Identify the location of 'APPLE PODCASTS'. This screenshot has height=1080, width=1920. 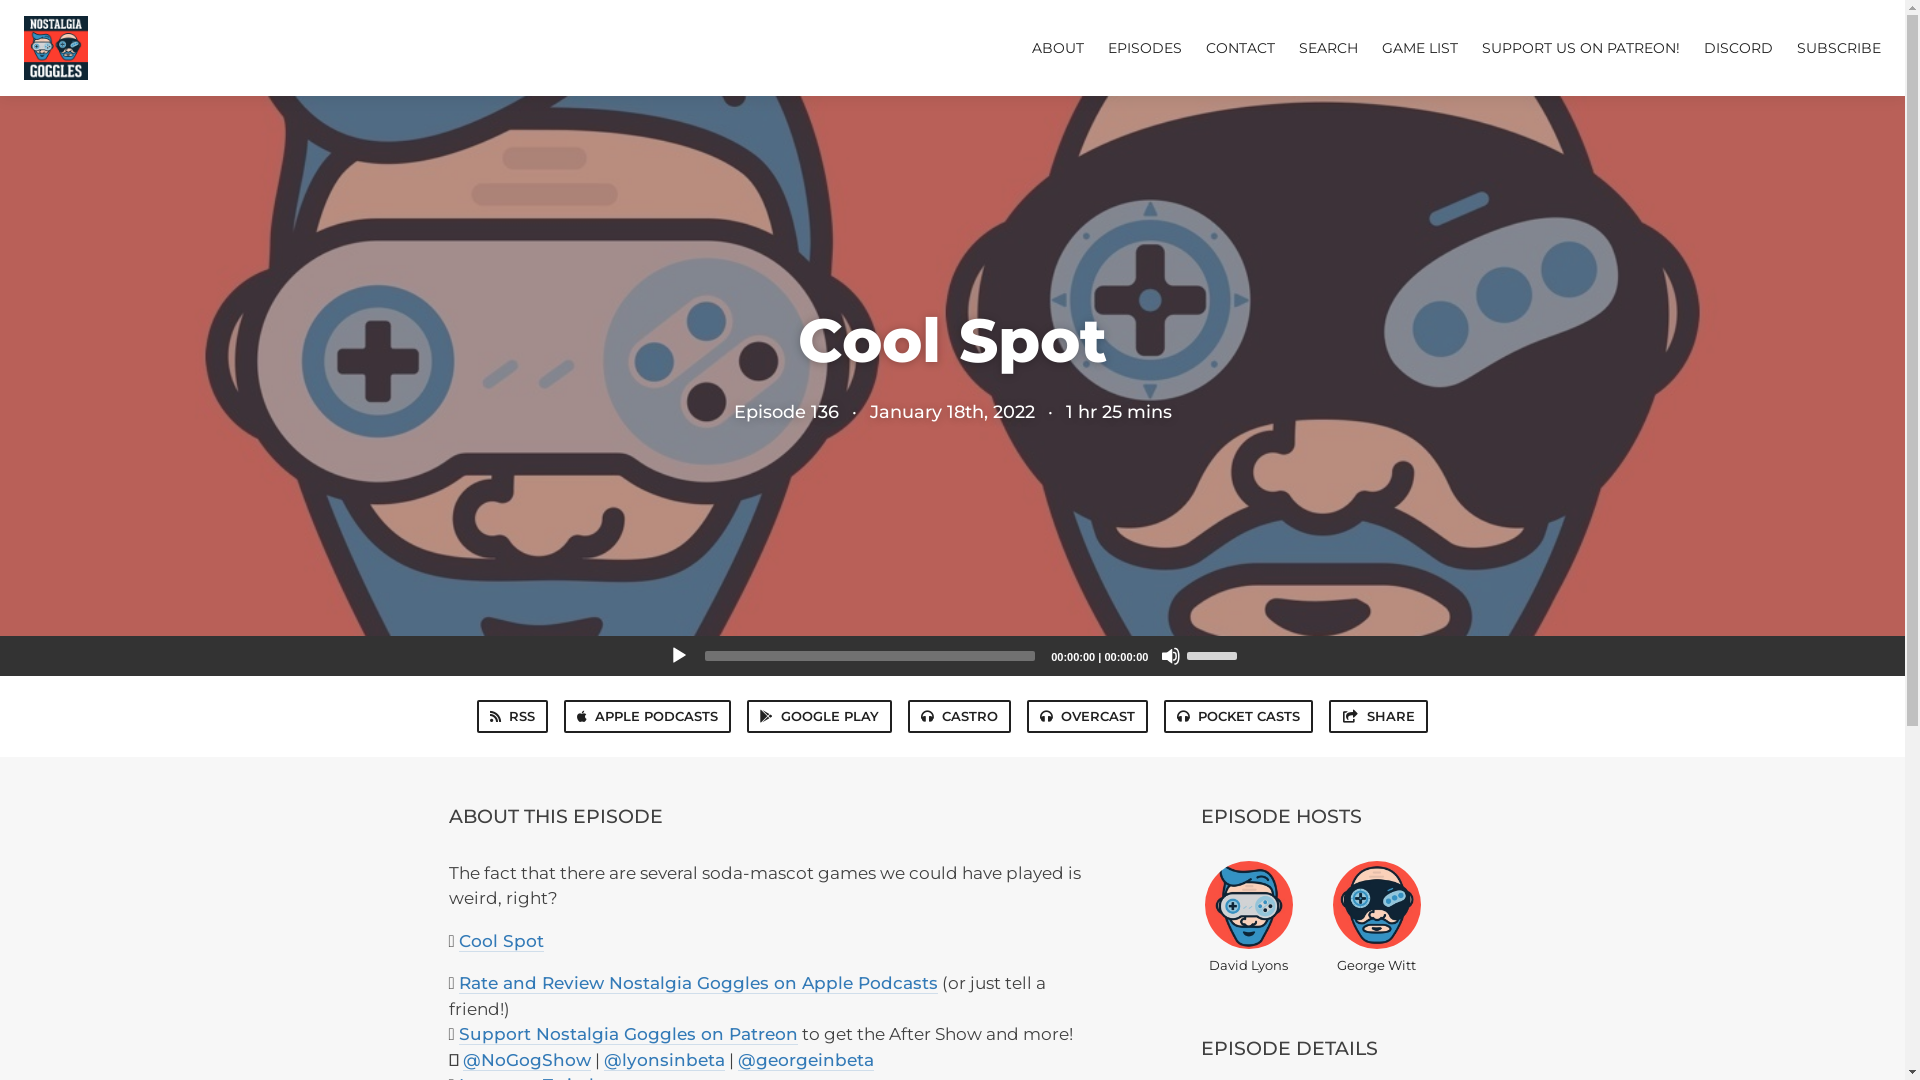
(647, 715).